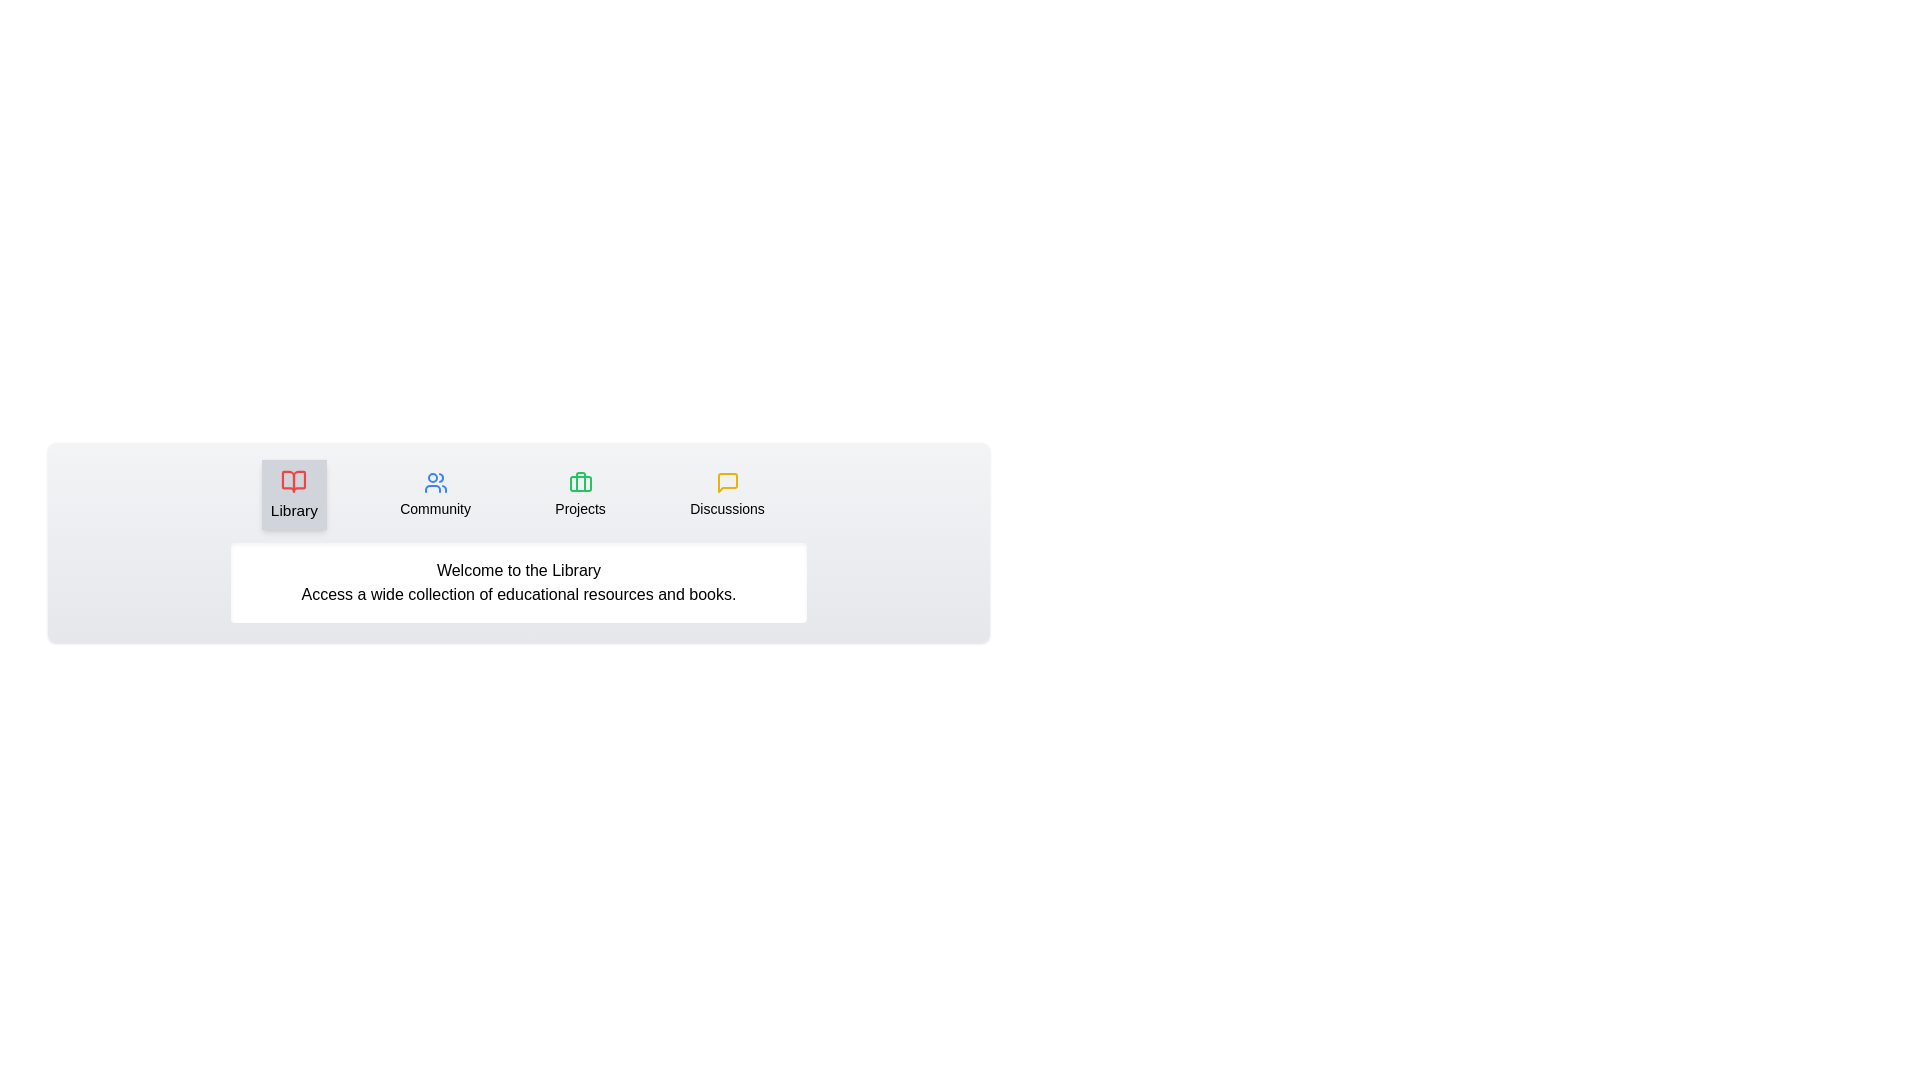 This screenshot has width=1920, height=1080. Describe the element at coordinates (726, 482) in the screenshot. I see `the fourth icon from the left in a horizontal row of icons, which serves as a visual indicator for accessing messaging or discussion features` at that location.